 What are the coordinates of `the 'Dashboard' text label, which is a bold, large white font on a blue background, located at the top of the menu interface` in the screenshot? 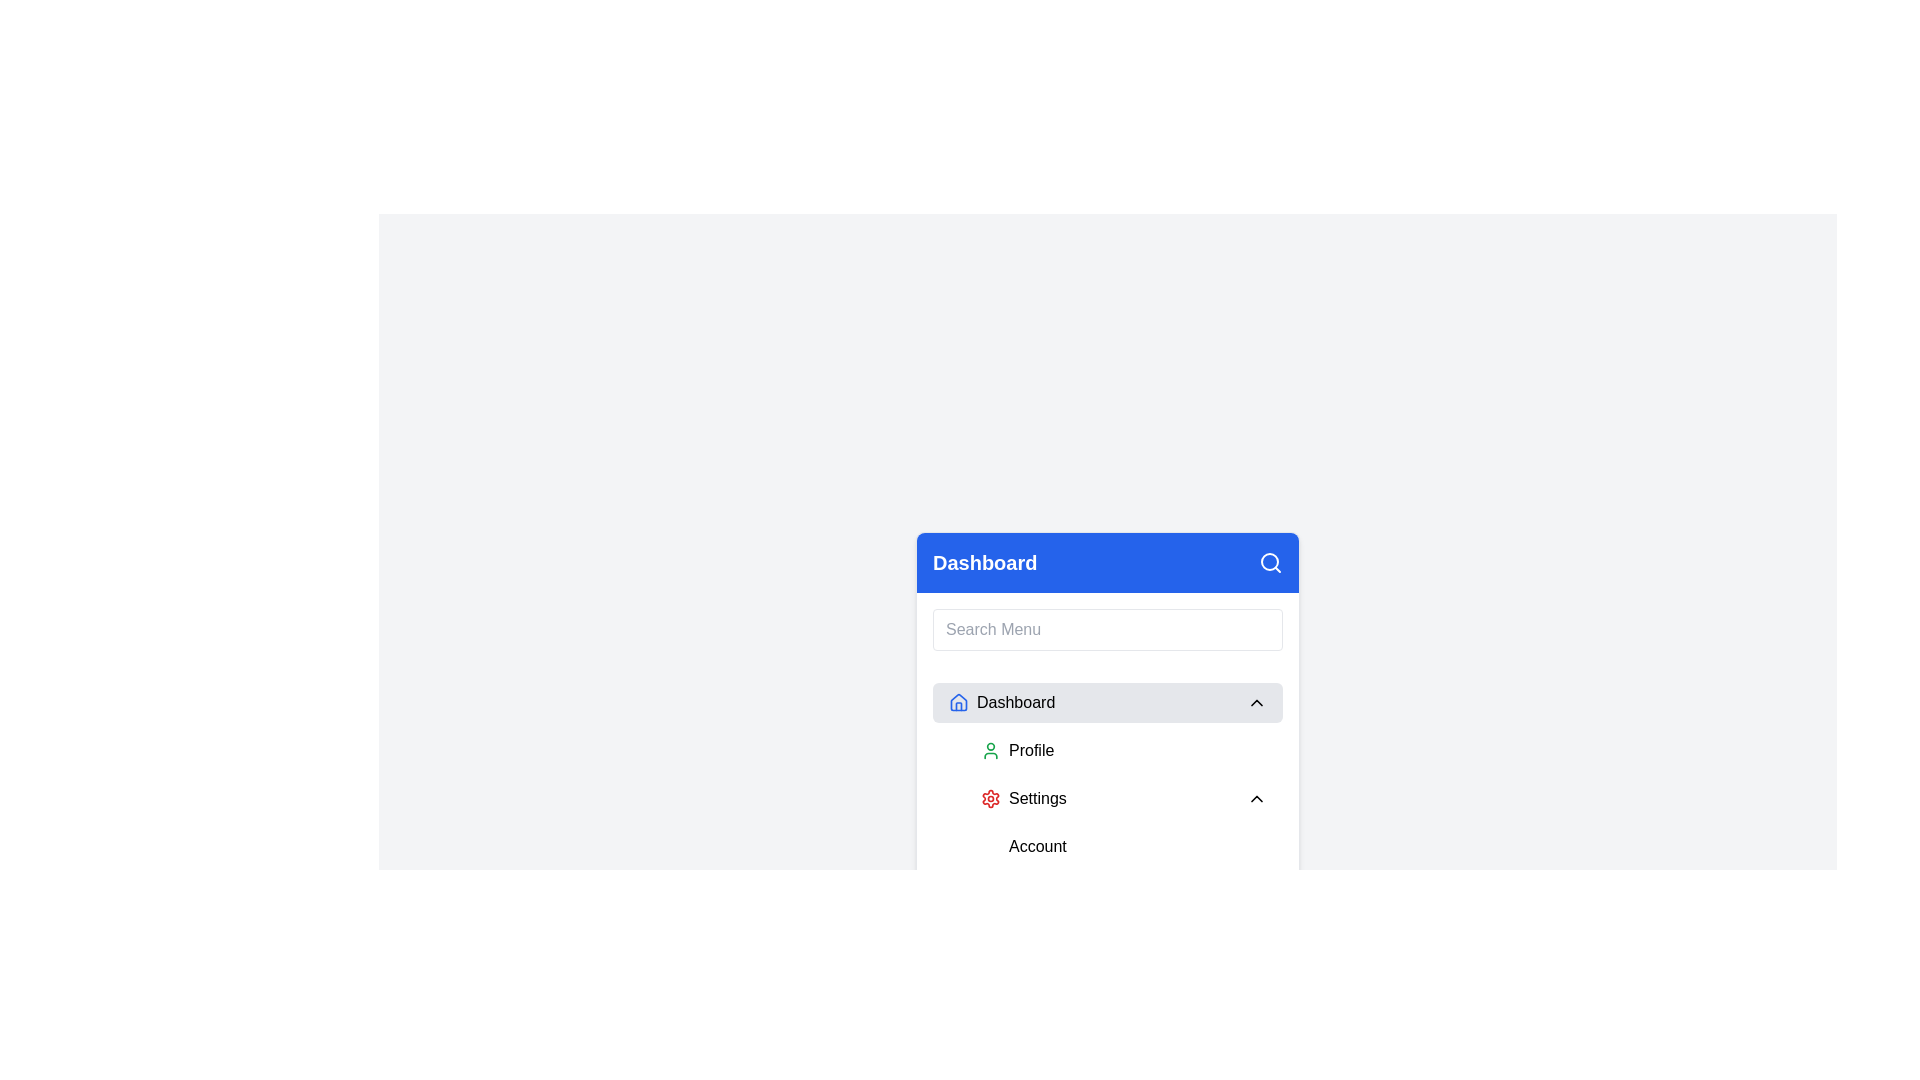 It's located at (985, 563).